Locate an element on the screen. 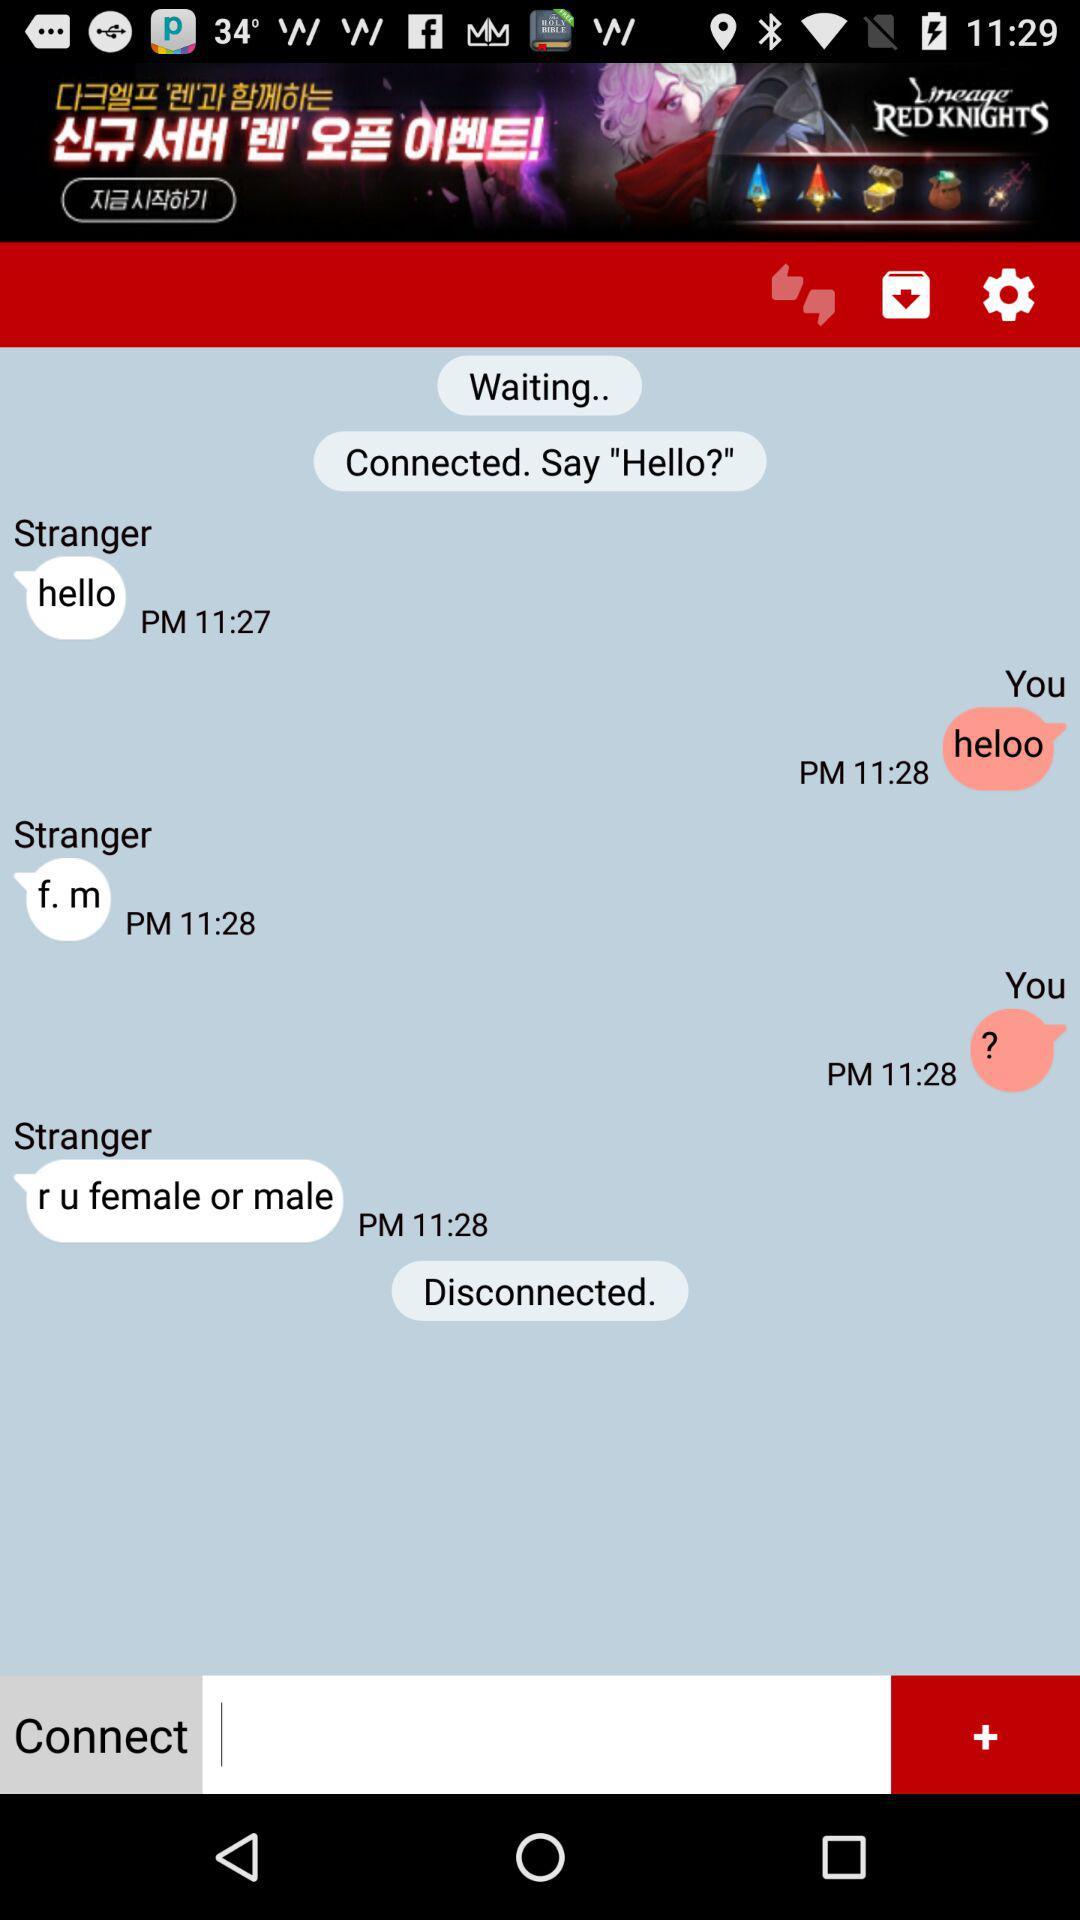 Image resolution: width=1080 pixels, height=1920 pixels. the + is located at coordinates (984, 1733).